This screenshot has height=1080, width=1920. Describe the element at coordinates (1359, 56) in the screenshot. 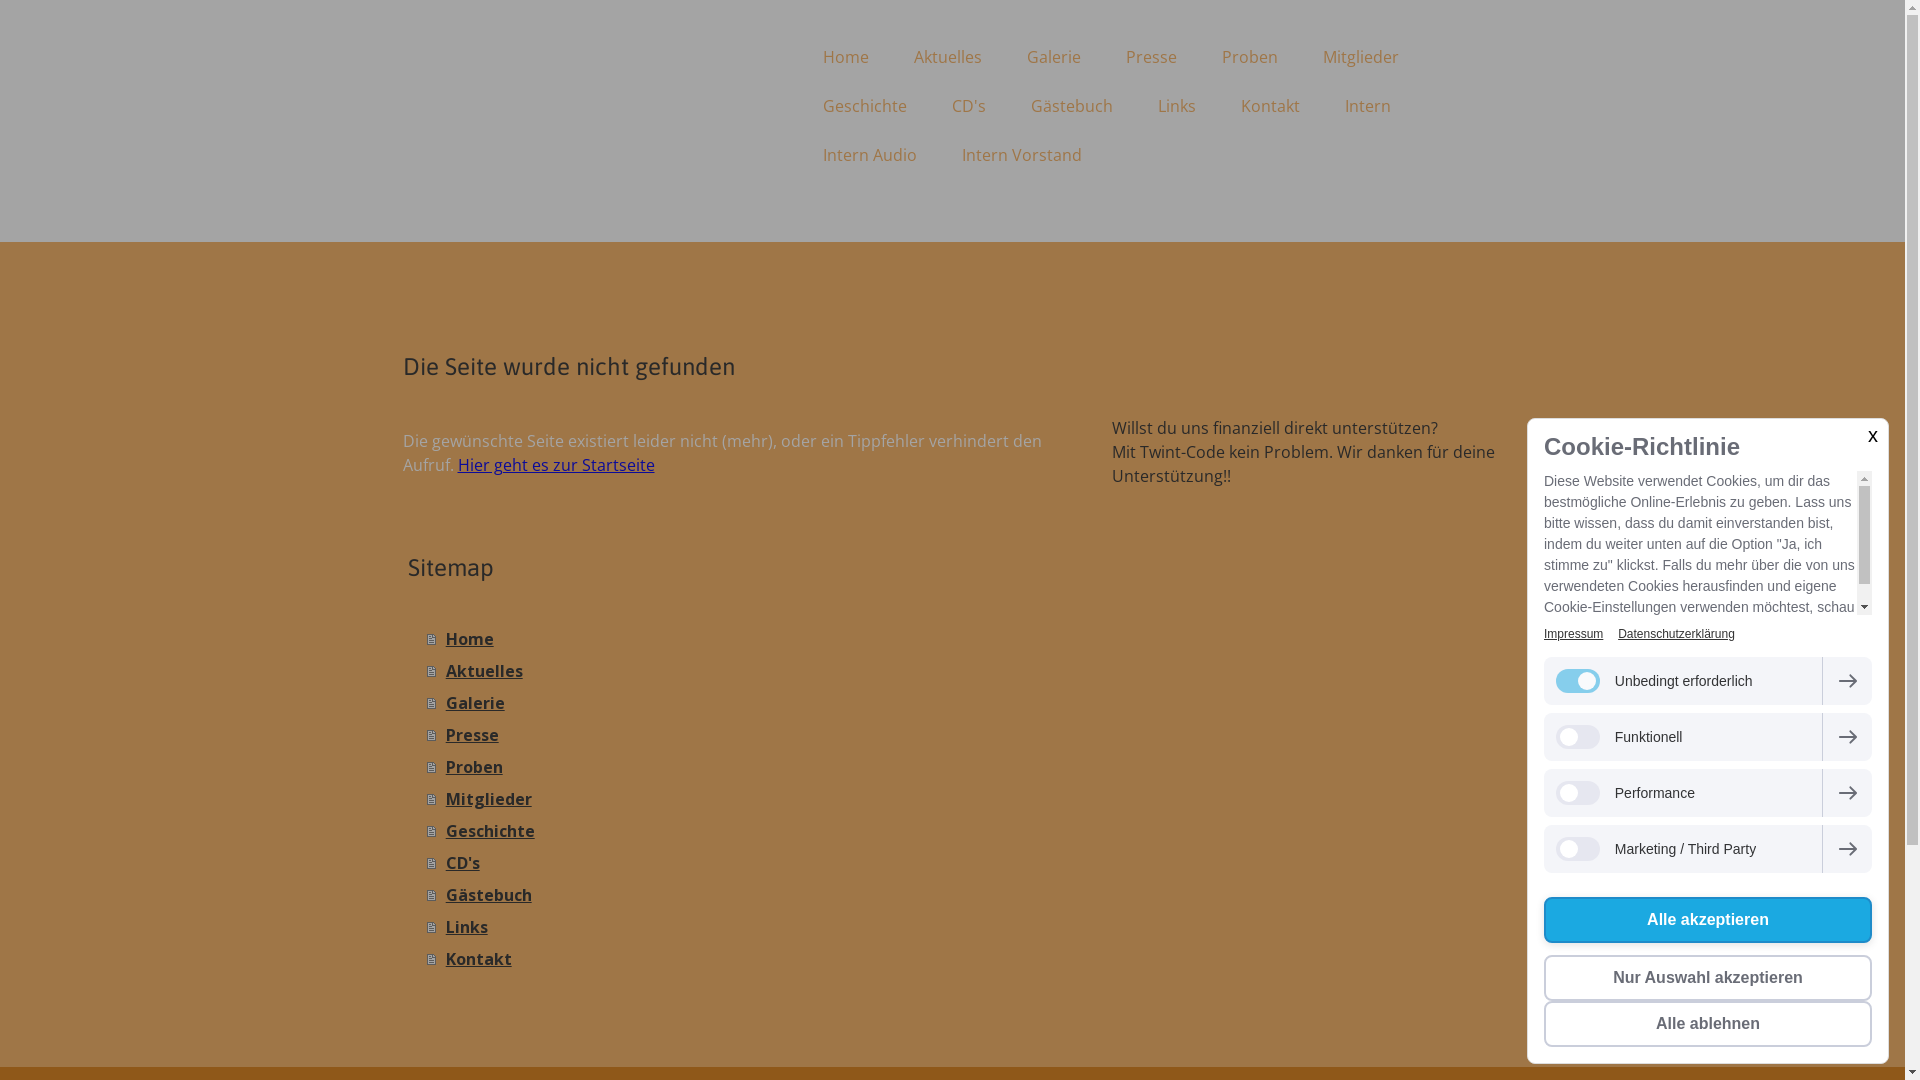

I see `'Mitglieder'` at that location.